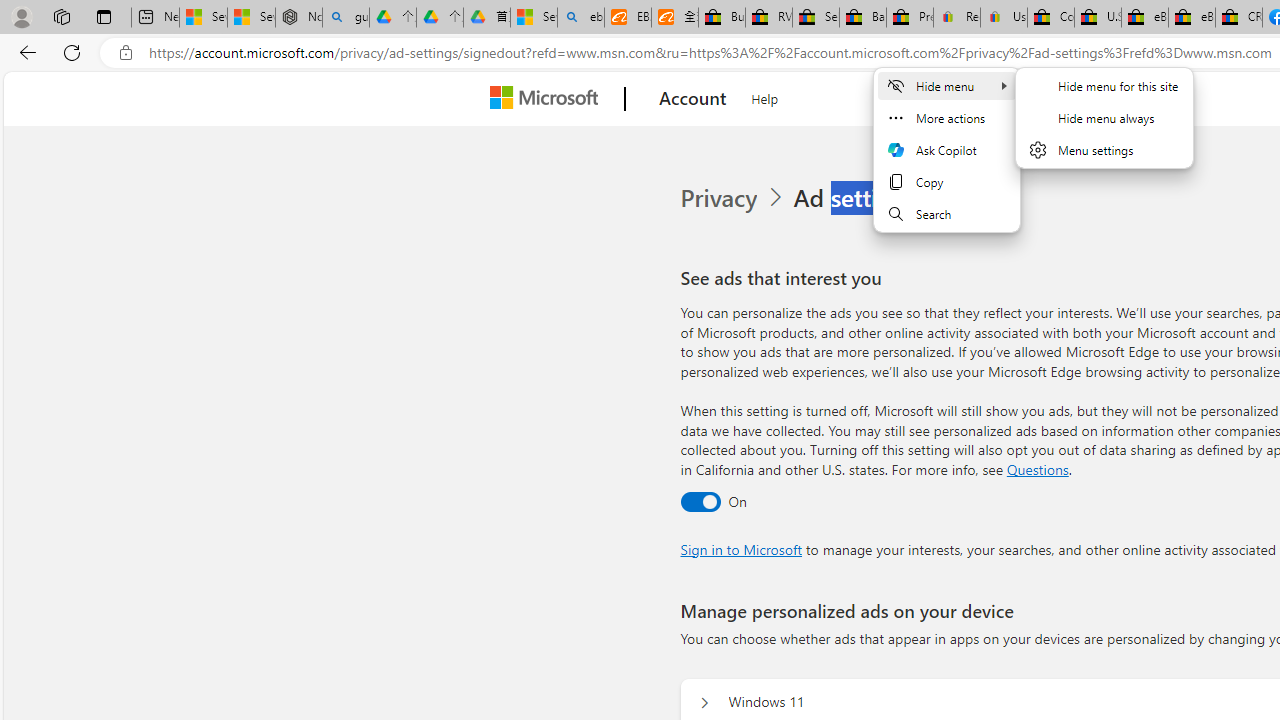 The height and width of the screenshot is (720, 1280). Describe the element at coordinates (946, 213) in the screenshot. I see `'Search'` at that location.